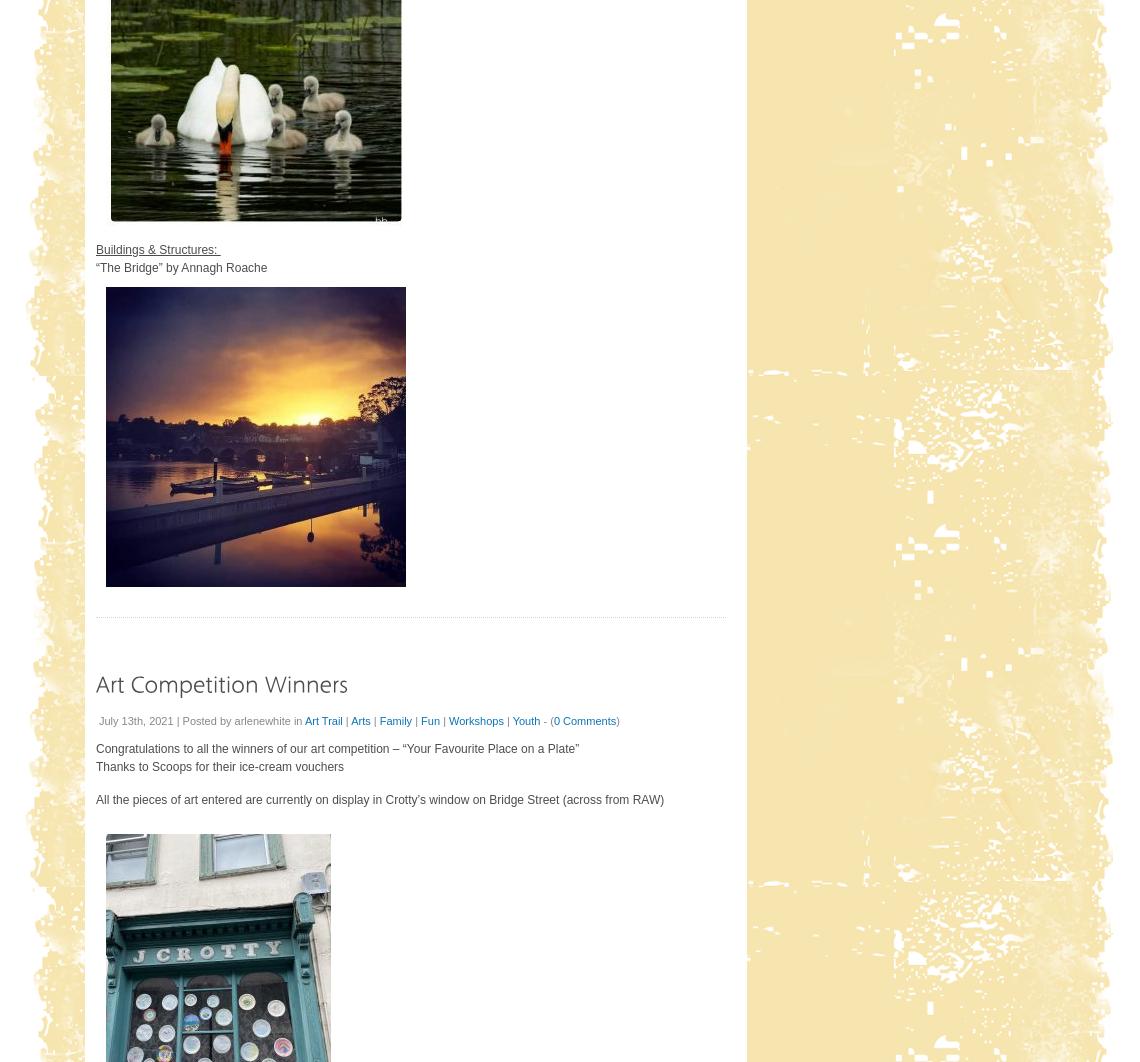 The height and width of the screenshot is (1062, 1140). What do you see at coordinates (359, 720) in the screenshot?
I see `'Arts'` at bounding box center [359, 720].